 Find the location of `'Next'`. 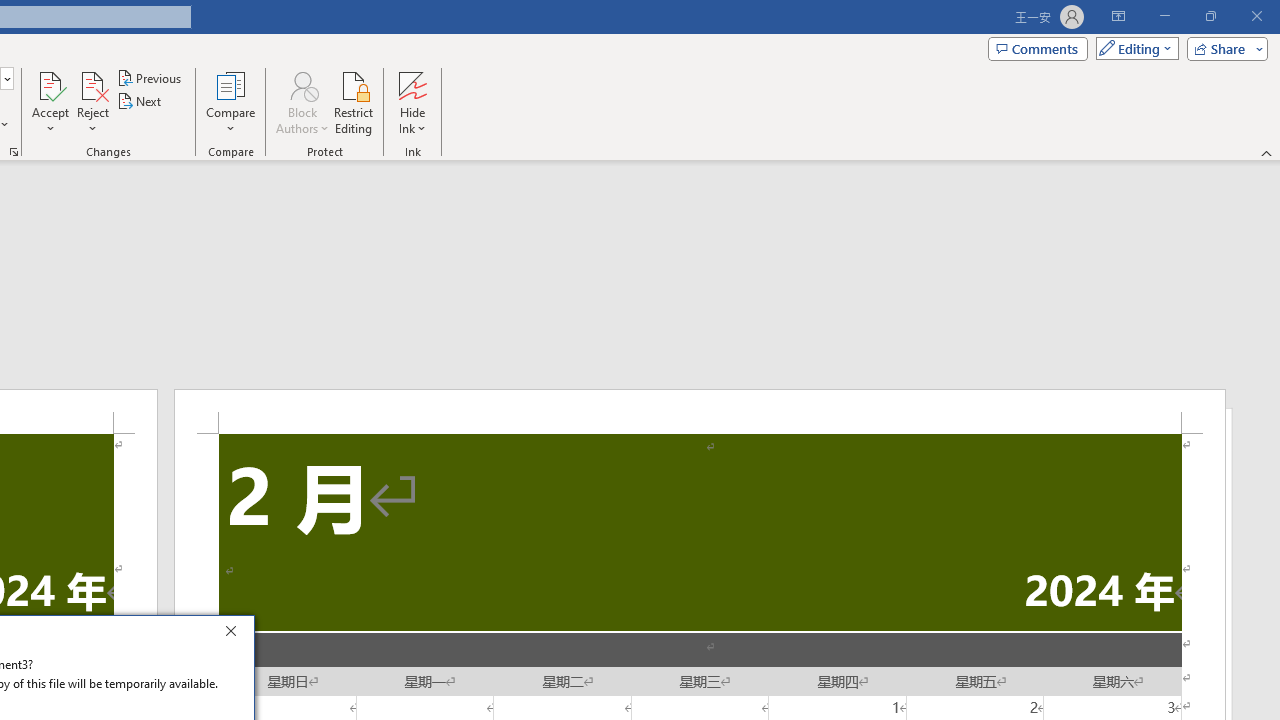

'Next' is located at coordinates (139, 101).